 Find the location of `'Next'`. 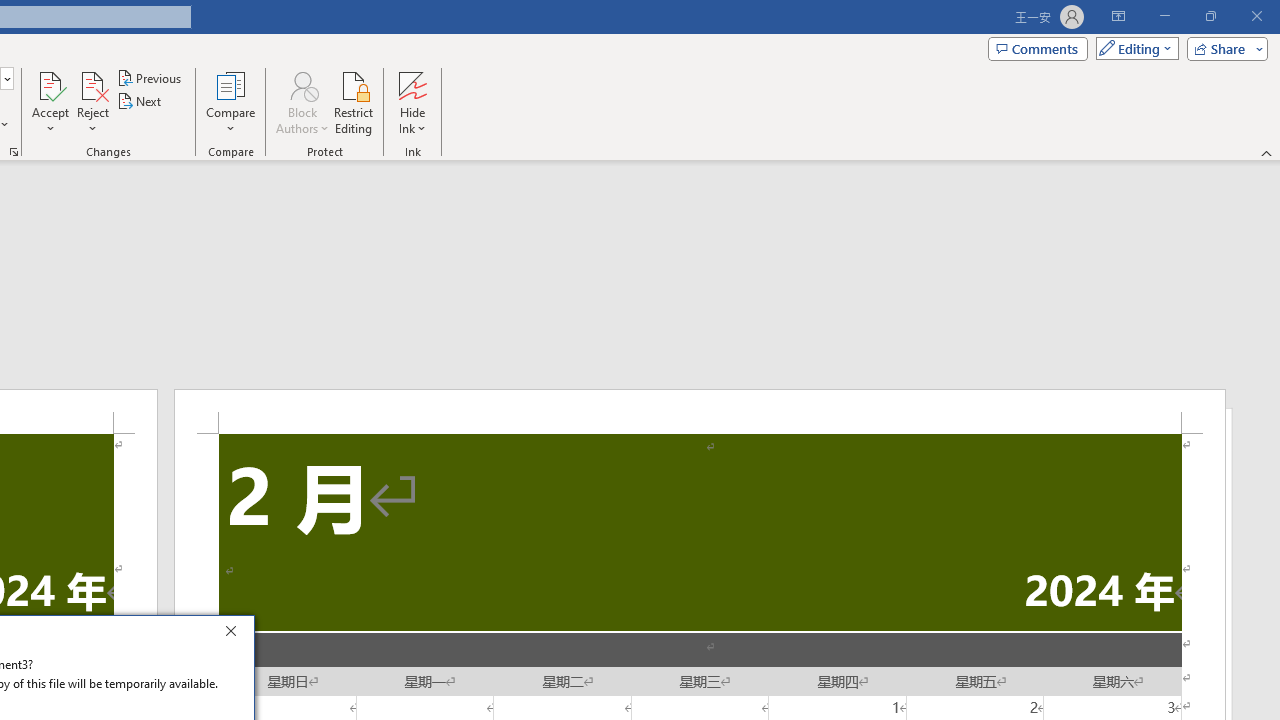

'Next' is located at coordinates (139, 101).